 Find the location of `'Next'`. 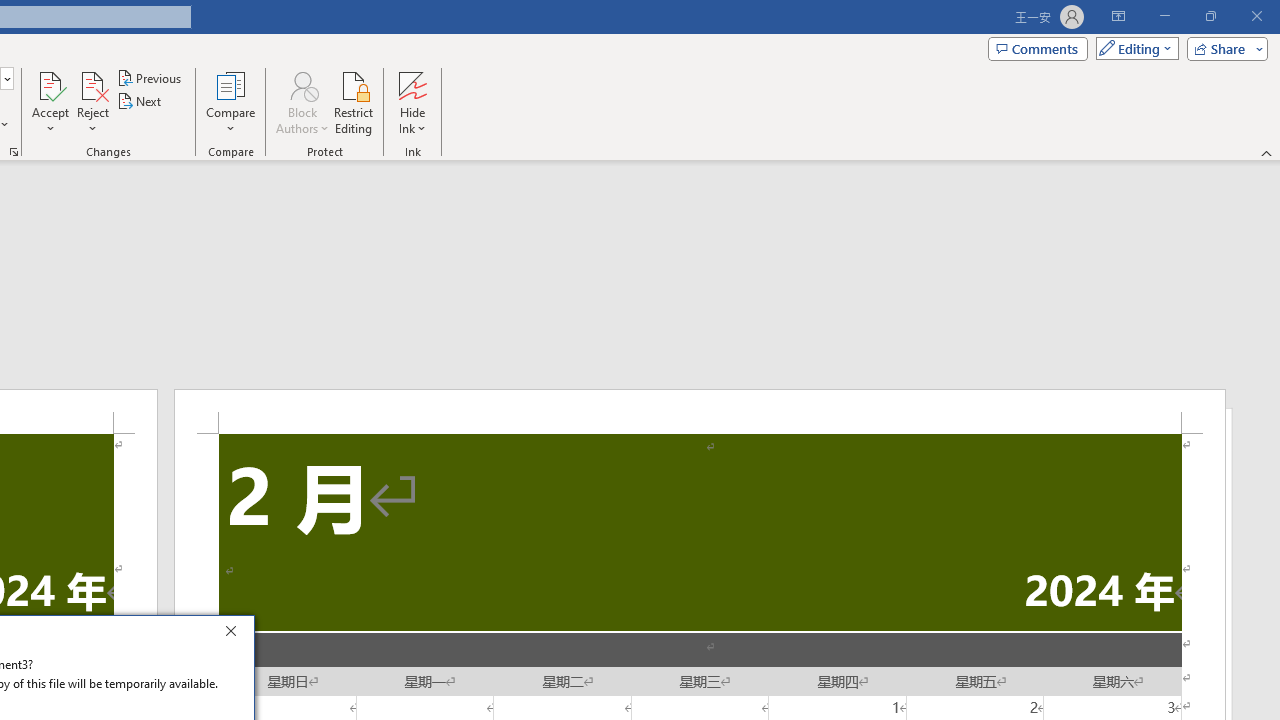

'Next' is located at coordinates (139, 101).